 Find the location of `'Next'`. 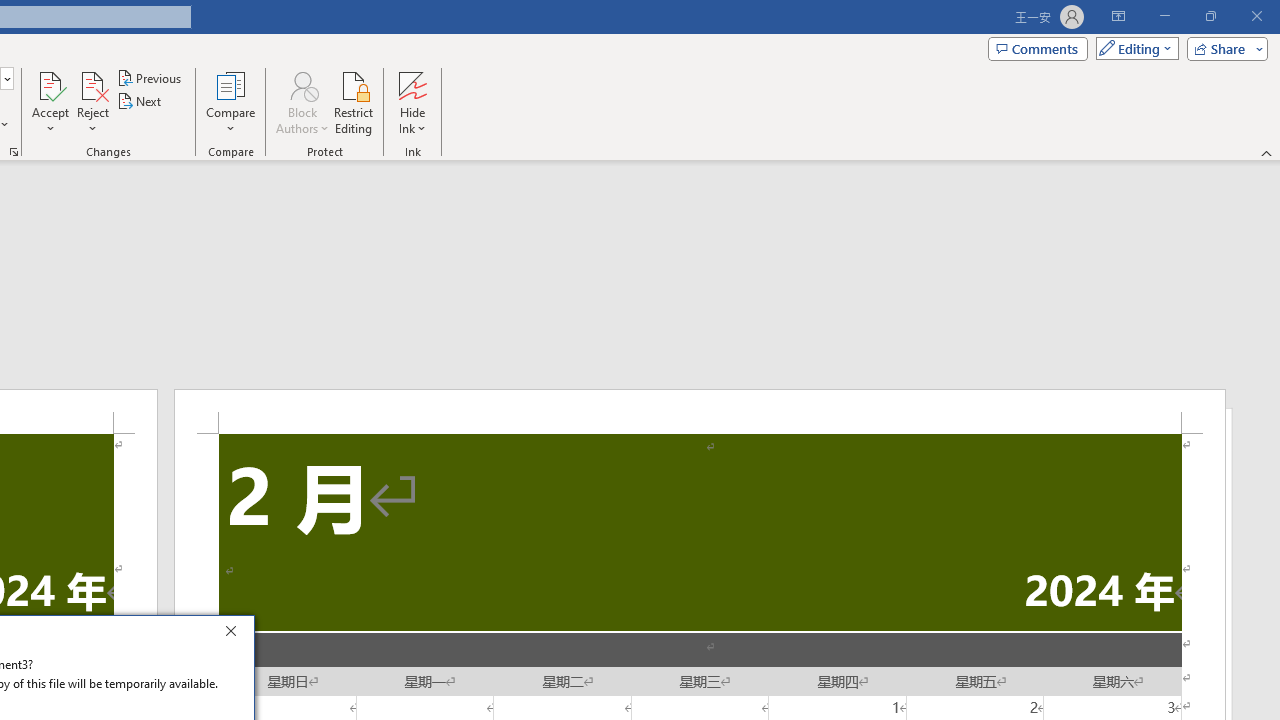

'Next' is located at coordinates (139, 101).